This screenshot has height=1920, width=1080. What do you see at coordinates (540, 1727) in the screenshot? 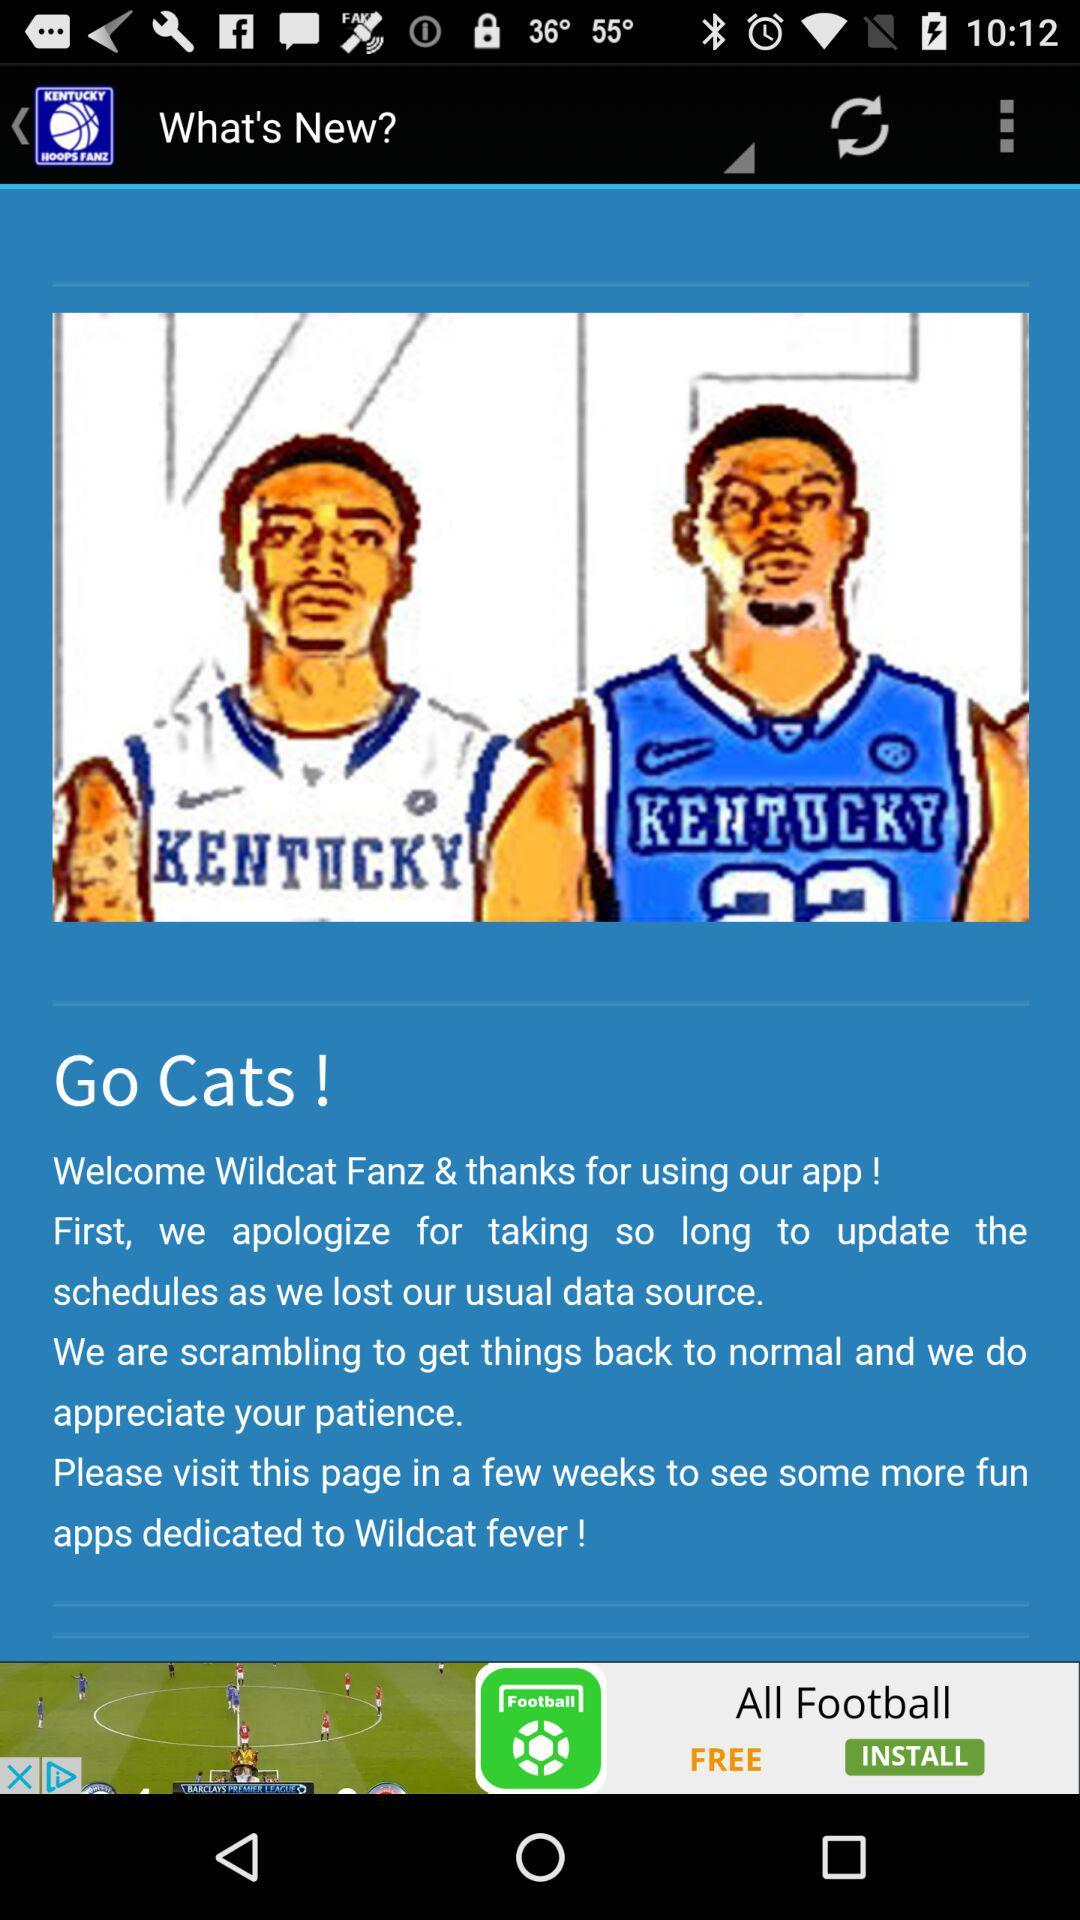
I see `advertisement` at bounding box center [540, 1727].